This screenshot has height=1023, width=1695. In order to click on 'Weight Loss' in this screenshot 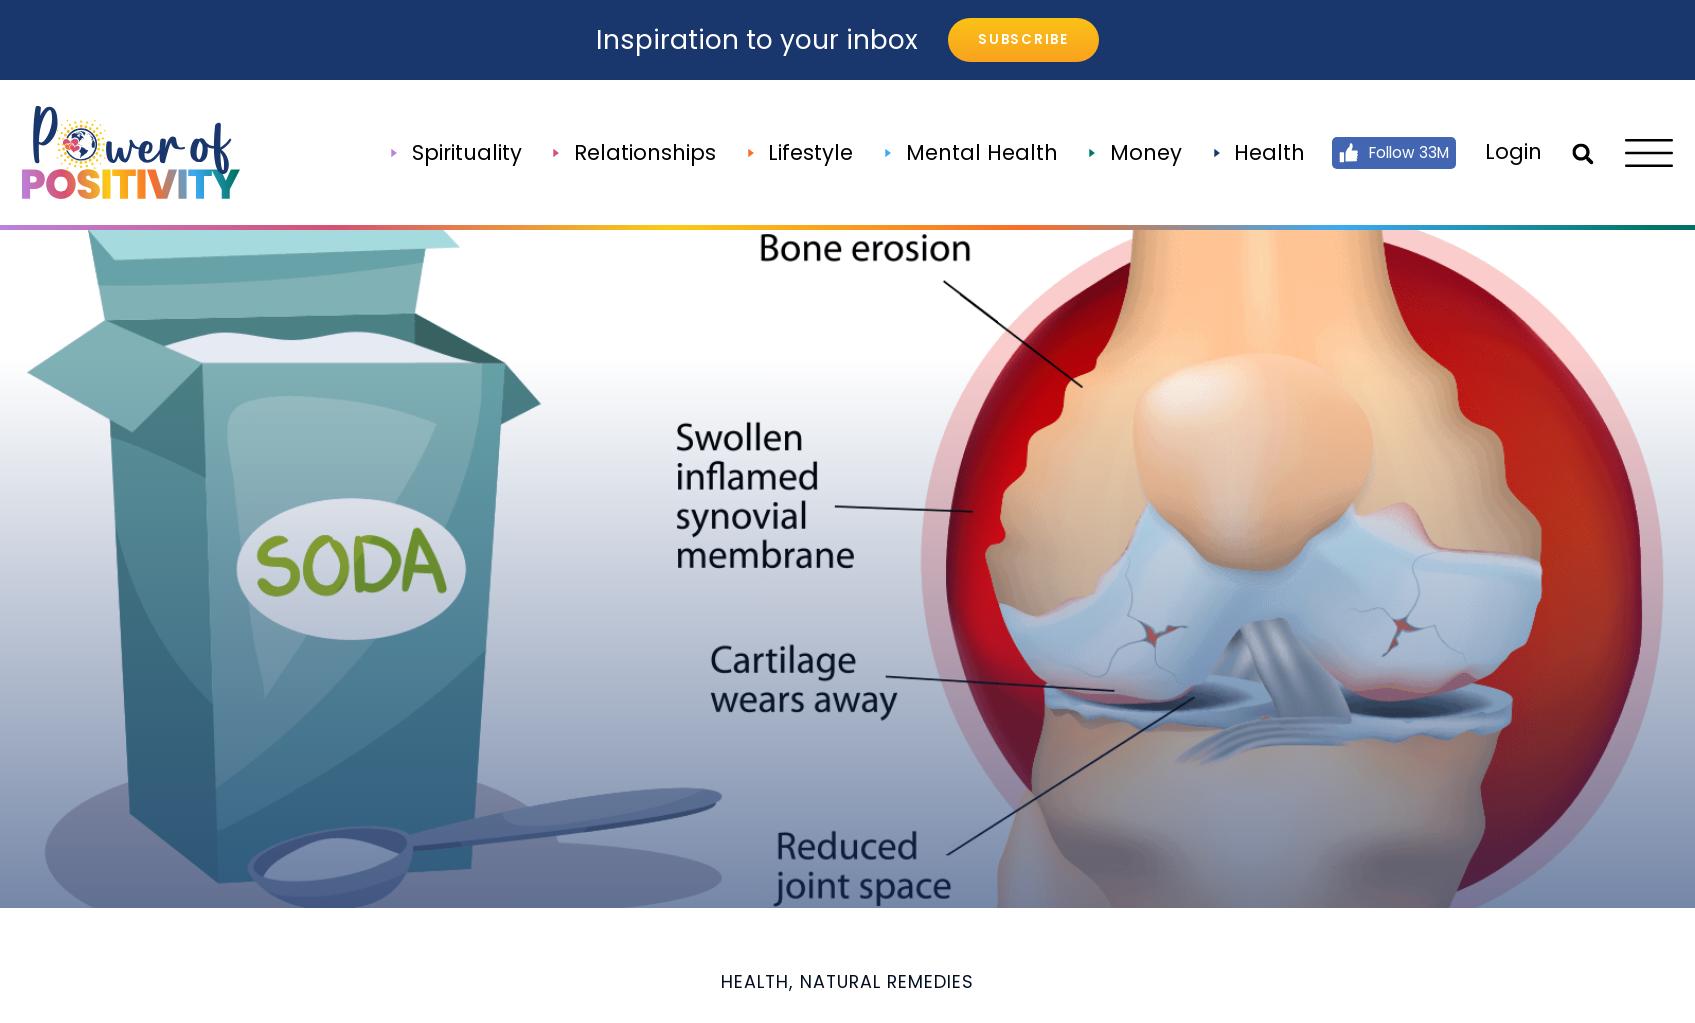, I will do `click(1266, 687)`.